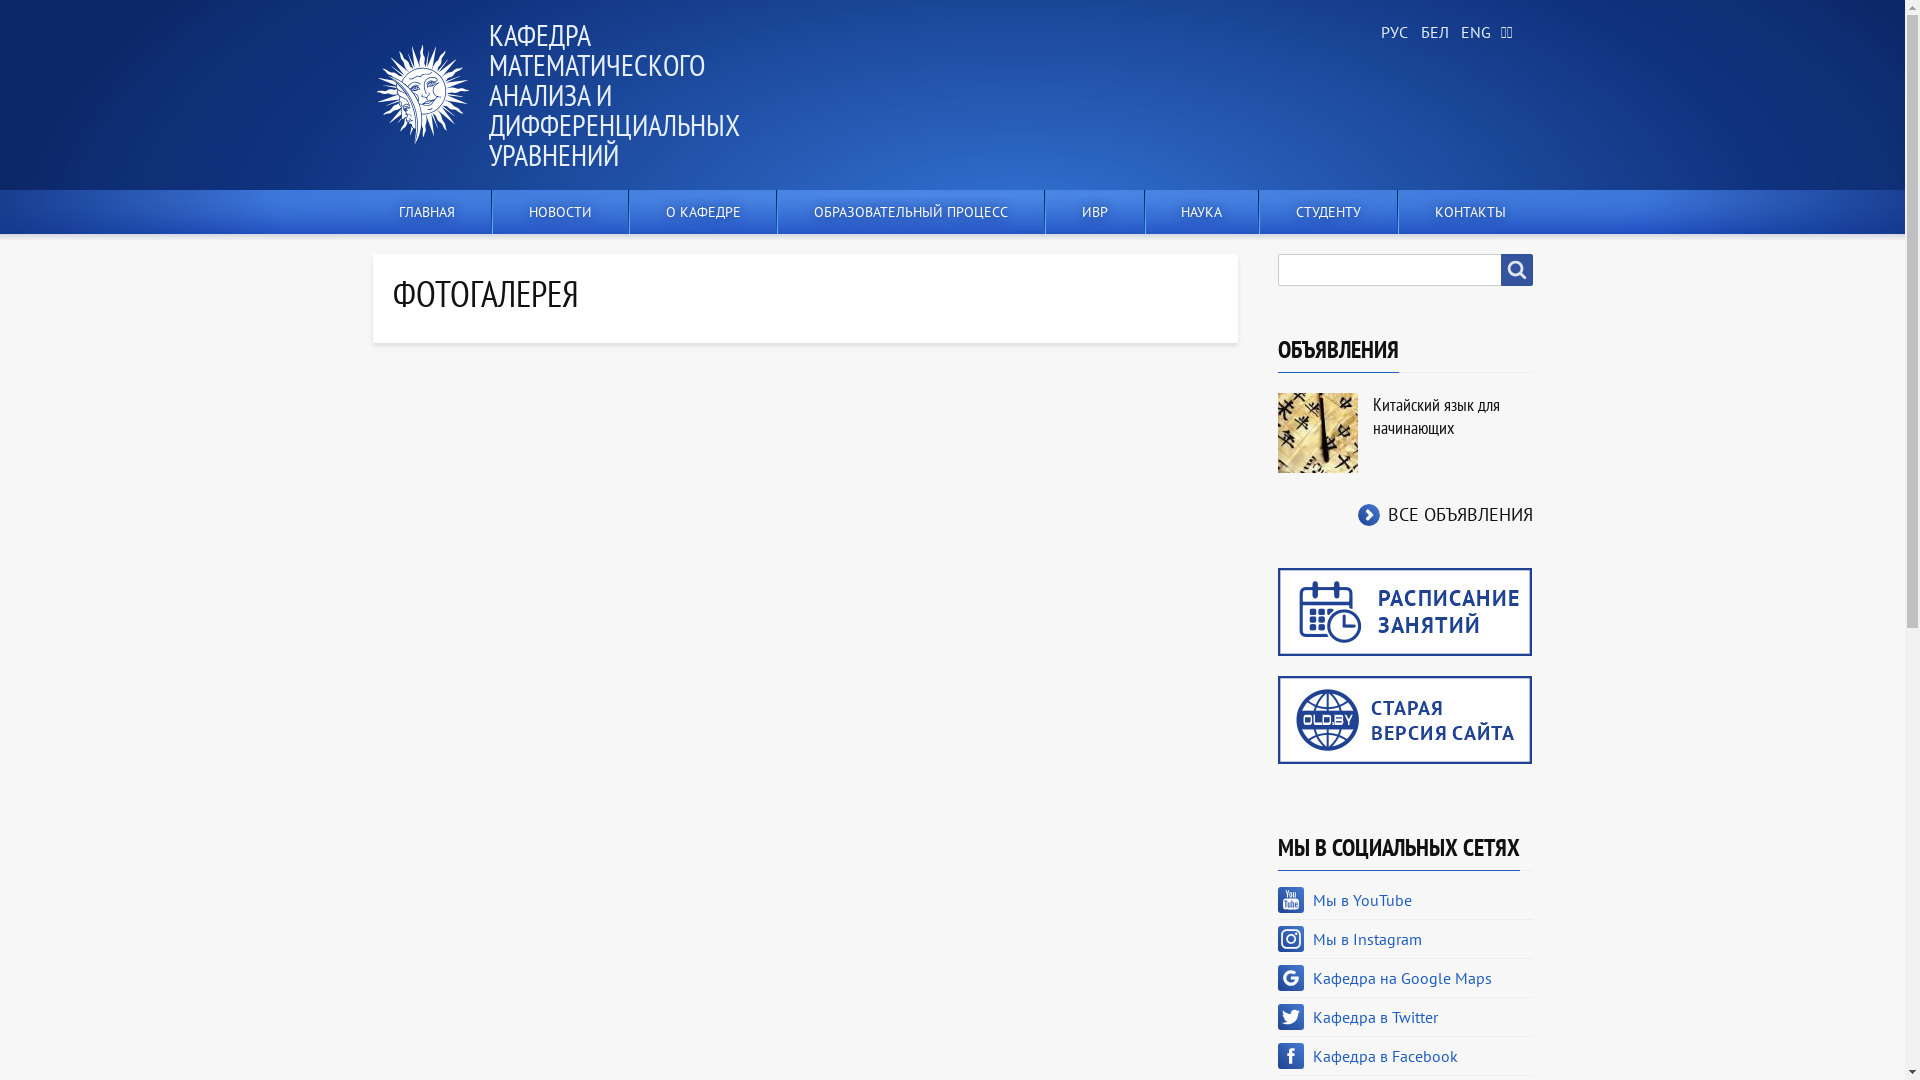 This screenshot has height=1080, width=1920. Describe the element at coordinates (1391, 33) in the screenshot. I see `'Russian'` at that location.